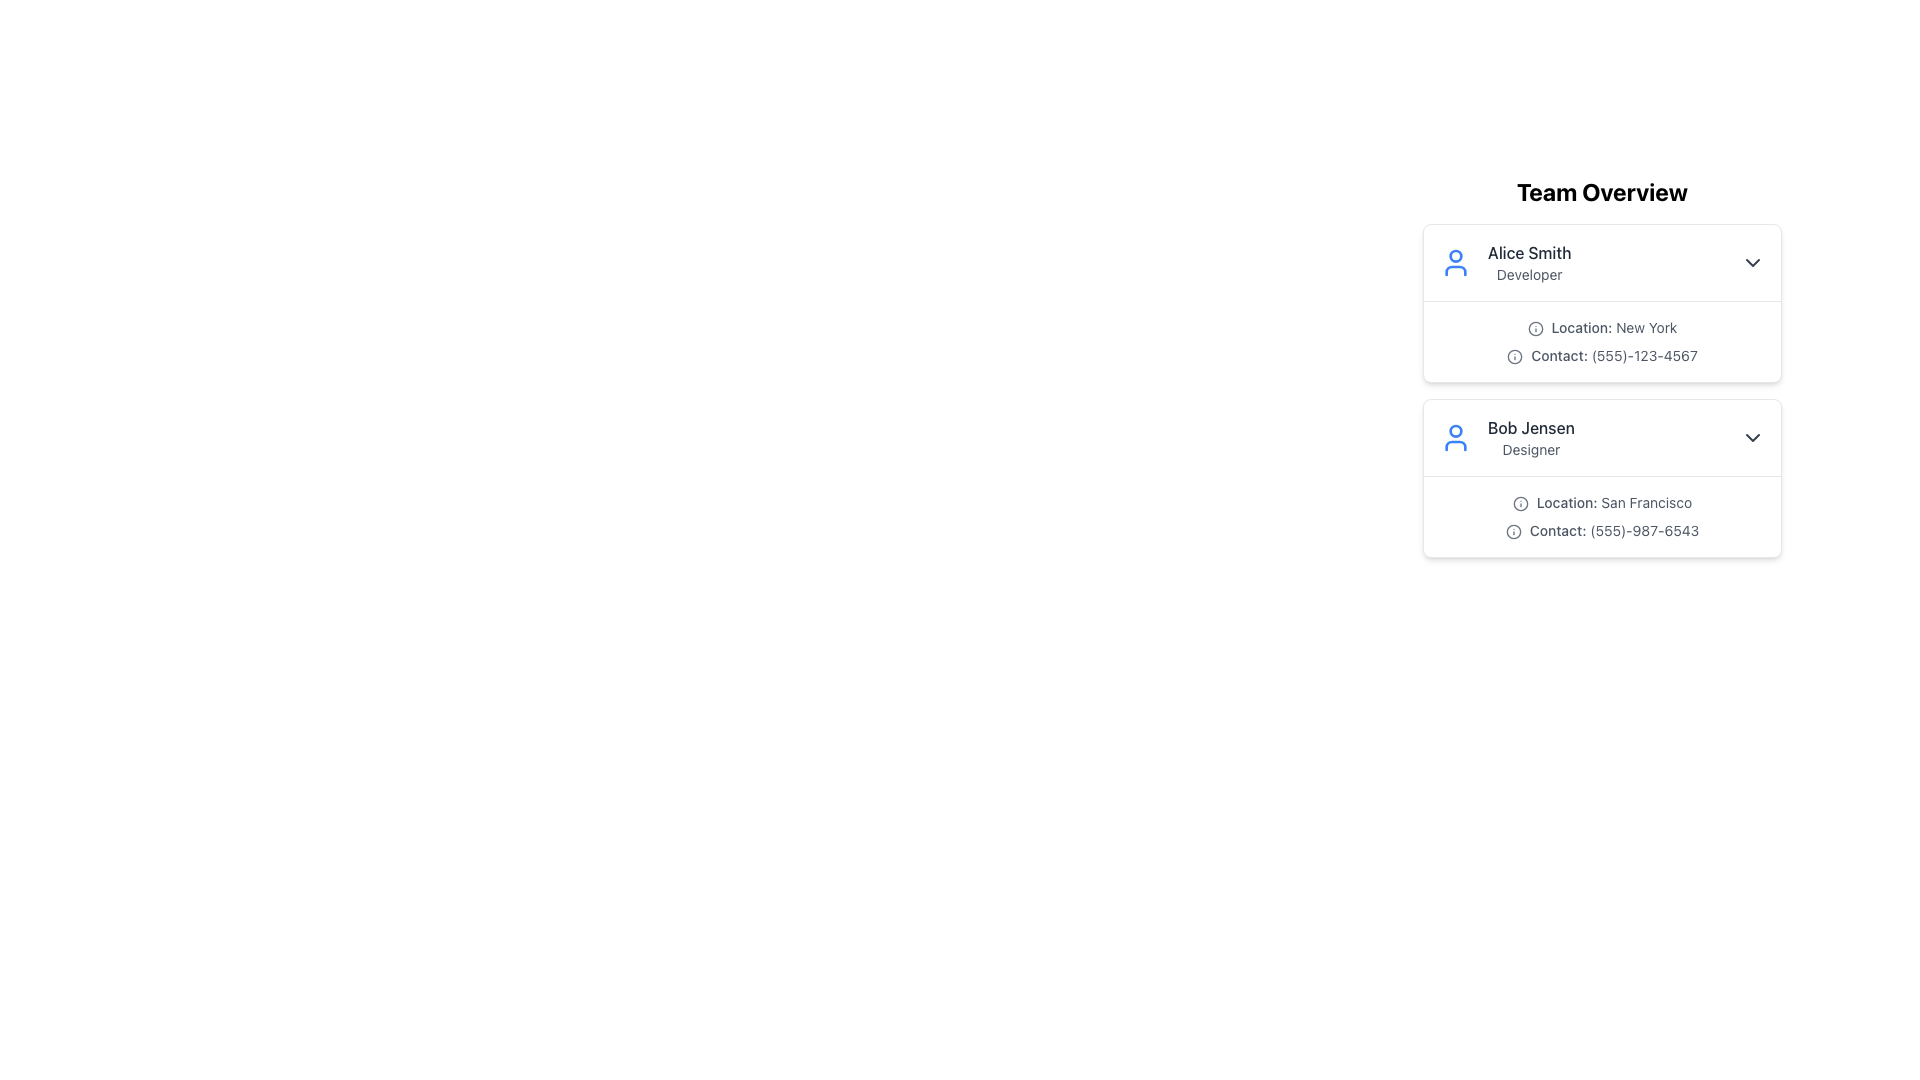  I want to click on the informational icon located to the left of the text 'Contact: (555)-123-4567' in the first card under 'Team Overview', so click(1515, 356).